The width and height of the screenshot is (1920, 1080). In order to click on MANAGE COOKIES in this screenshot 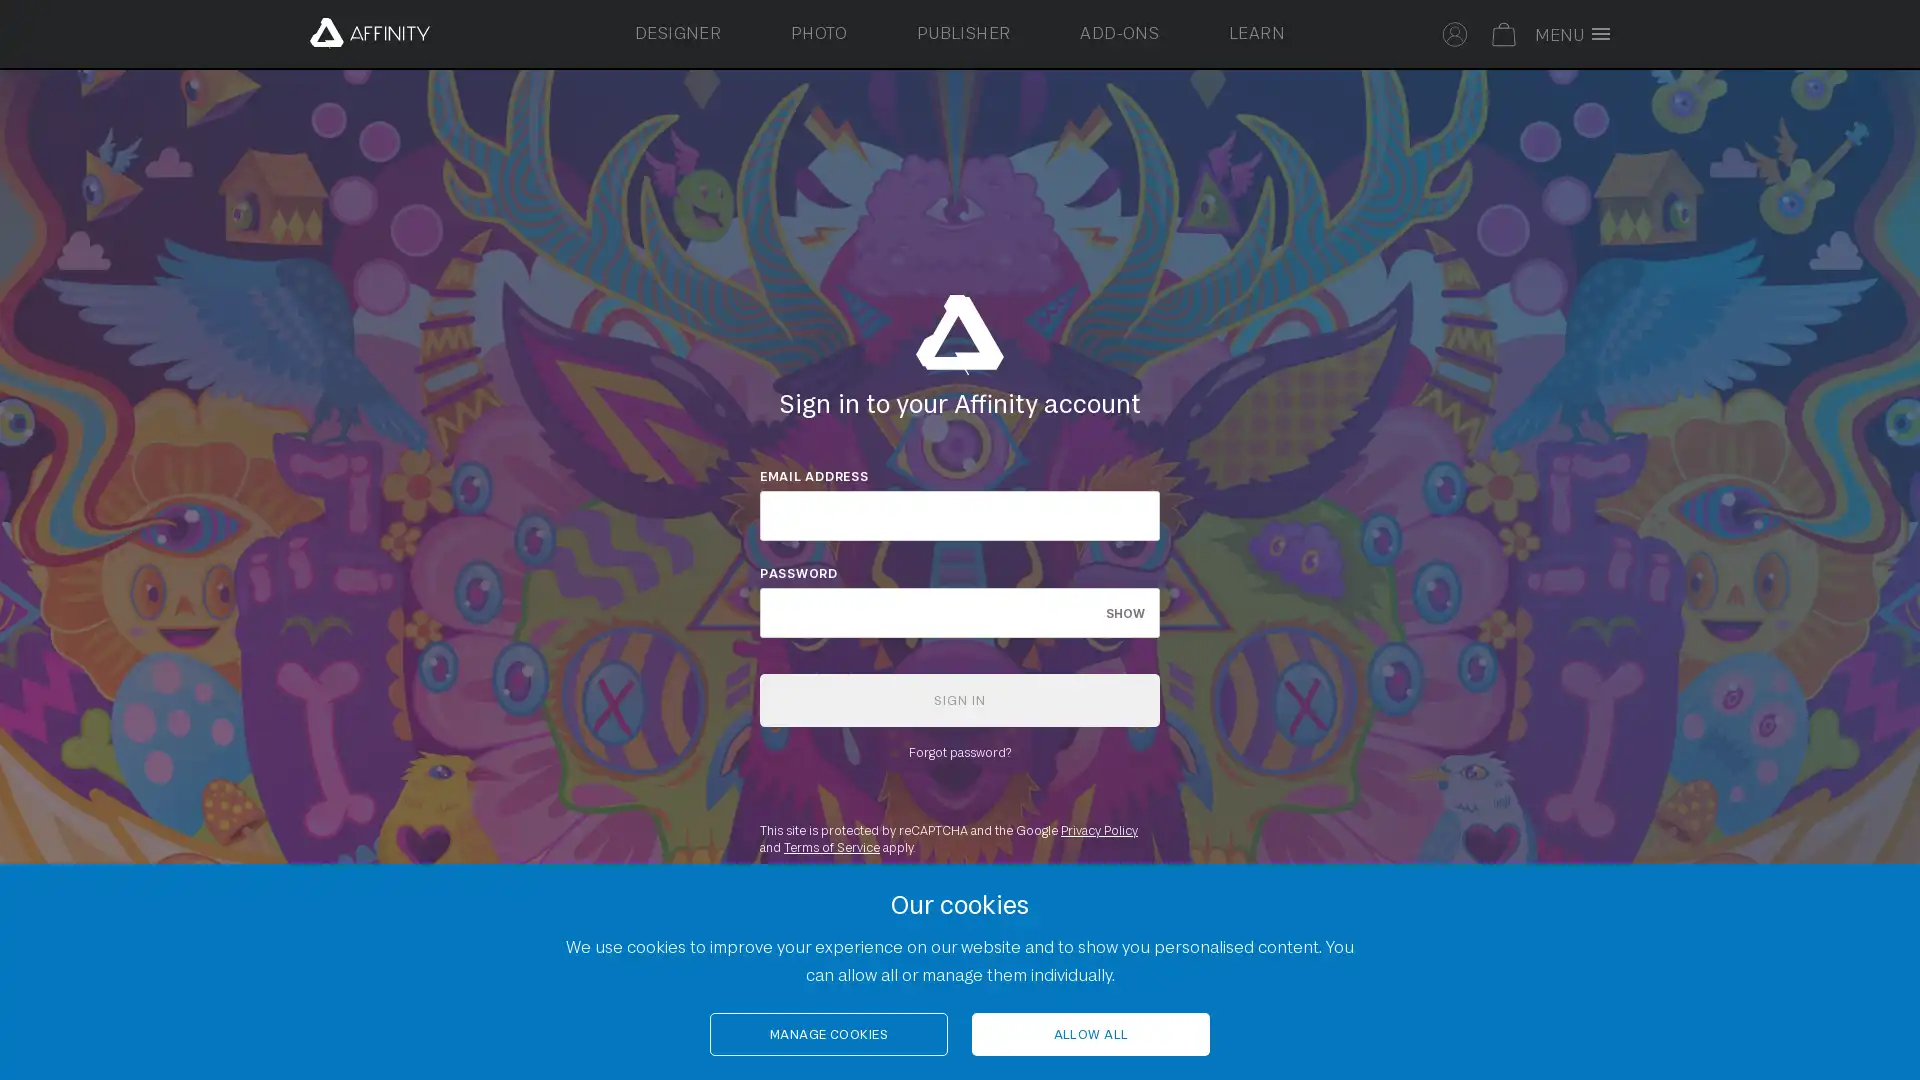, I will do `click(829, 1034)`.